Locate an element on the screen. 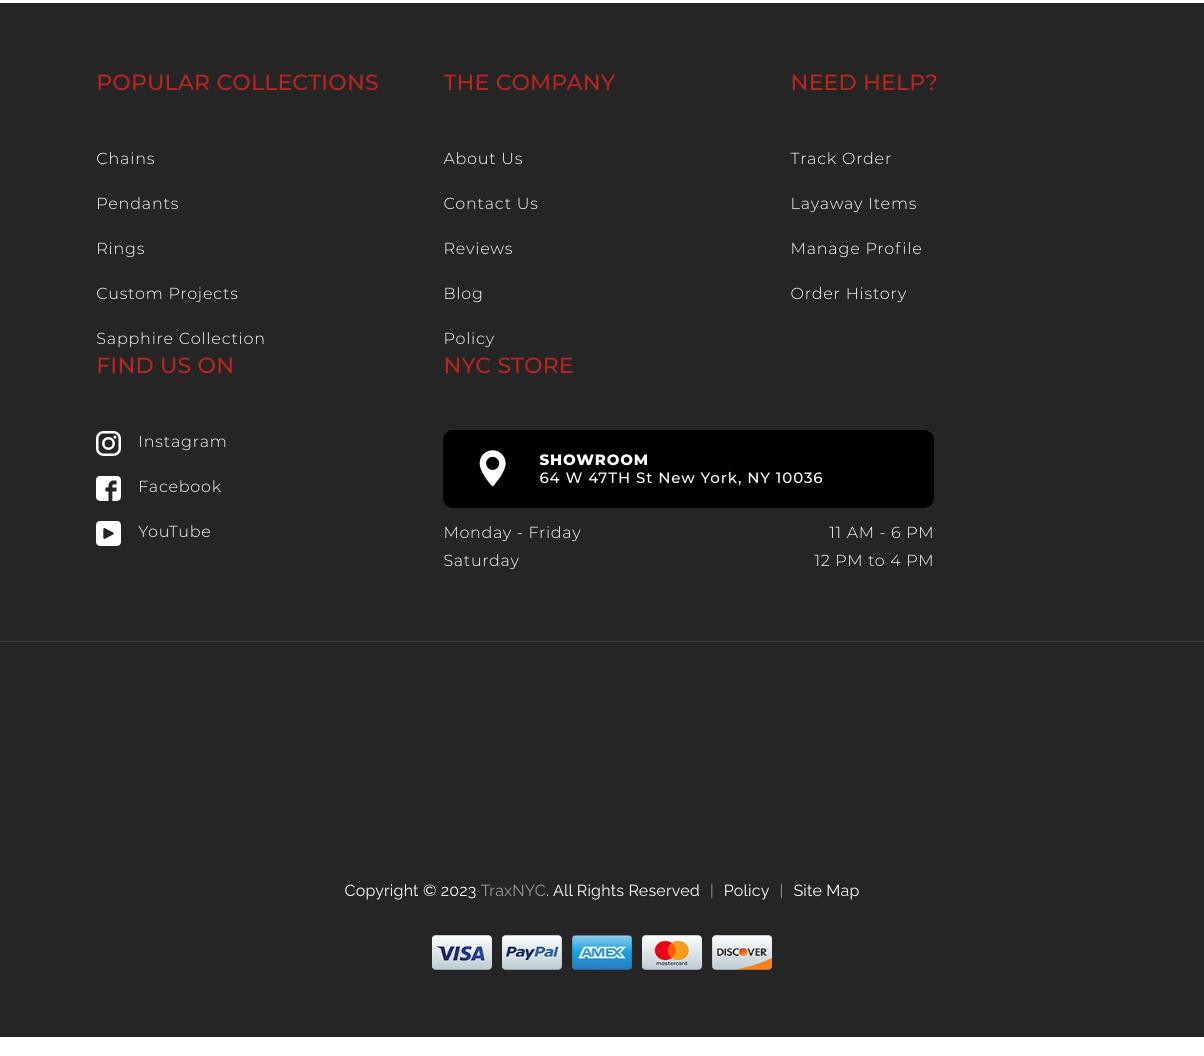  'Sapphire Collection' is located at coordinates (180, 338).